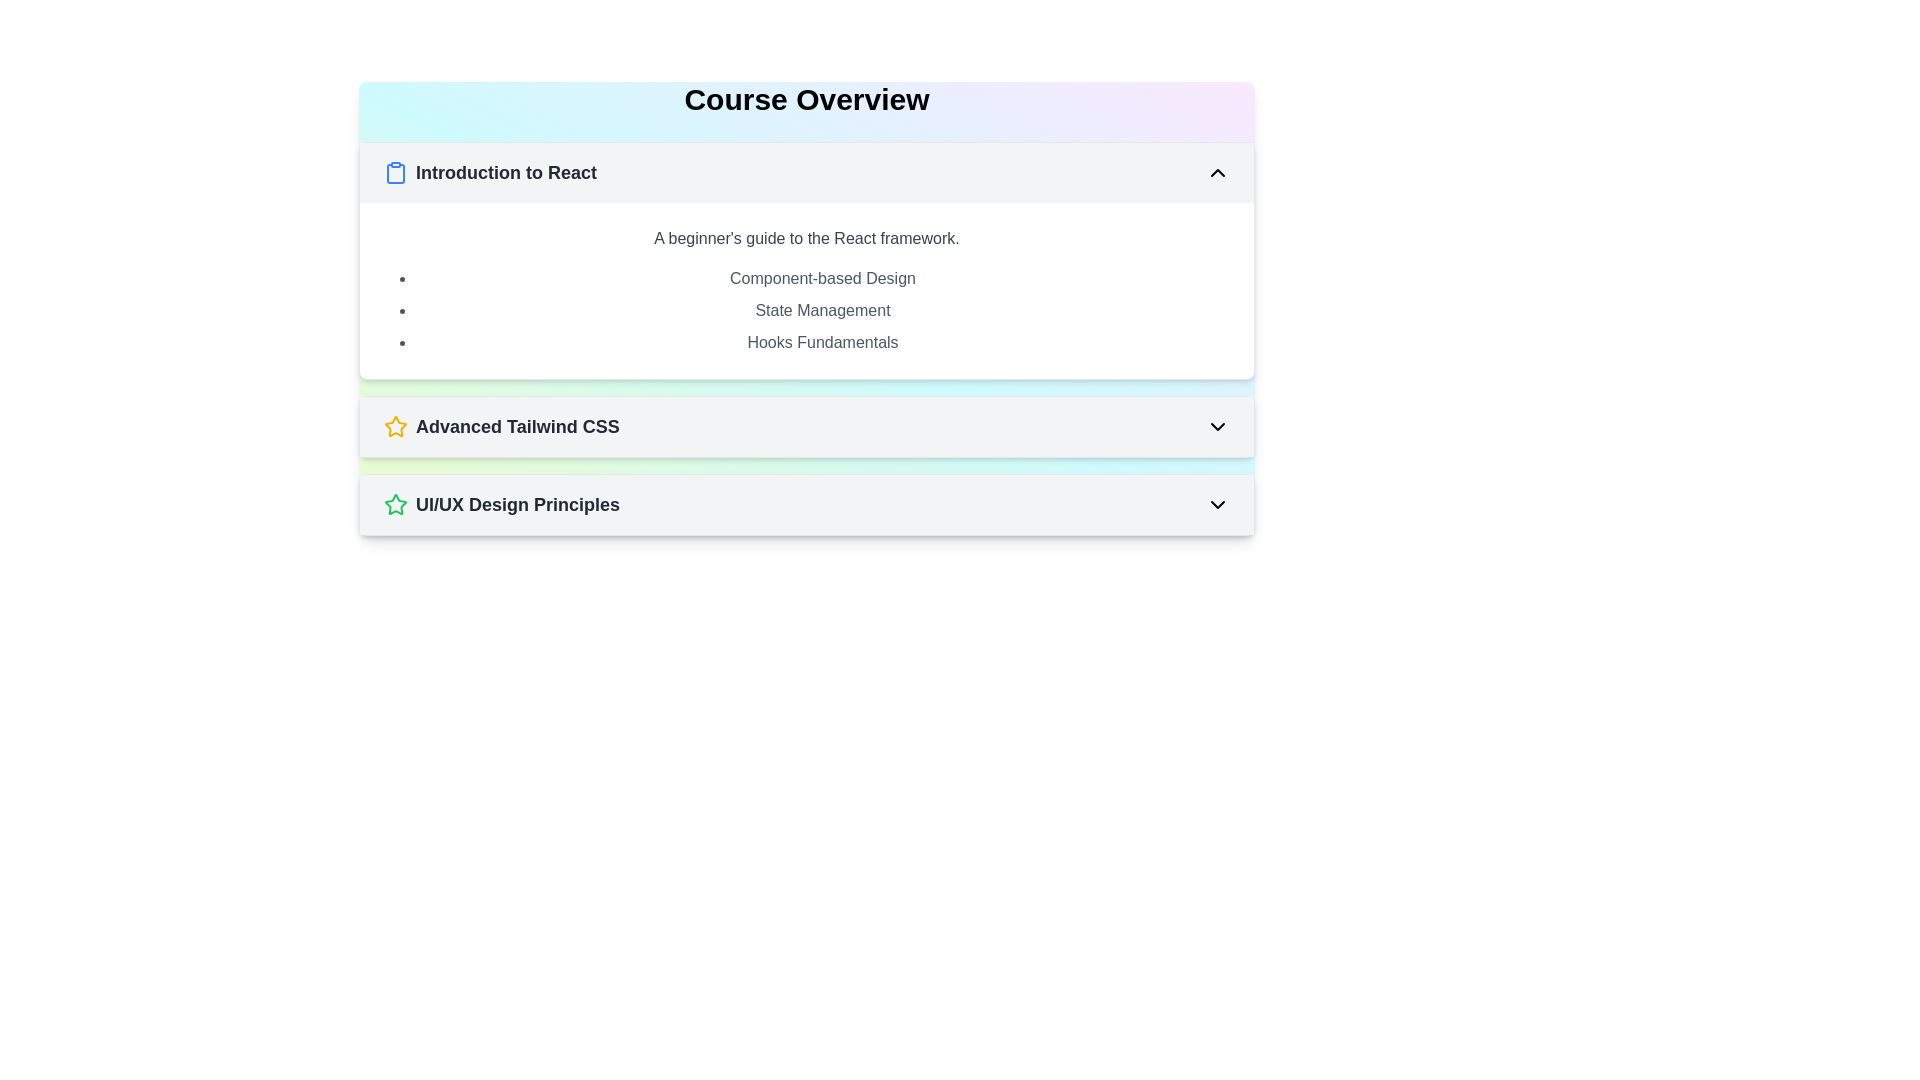 The image size is (1920, 1080). What do you see at coordinates (1217, 172) in the screenshot?
I see `the chevron icon representing upward direction located to the right of the 'Introduction to React' title to observe tooltips or visual effects` at bounding box center [1217, 172].